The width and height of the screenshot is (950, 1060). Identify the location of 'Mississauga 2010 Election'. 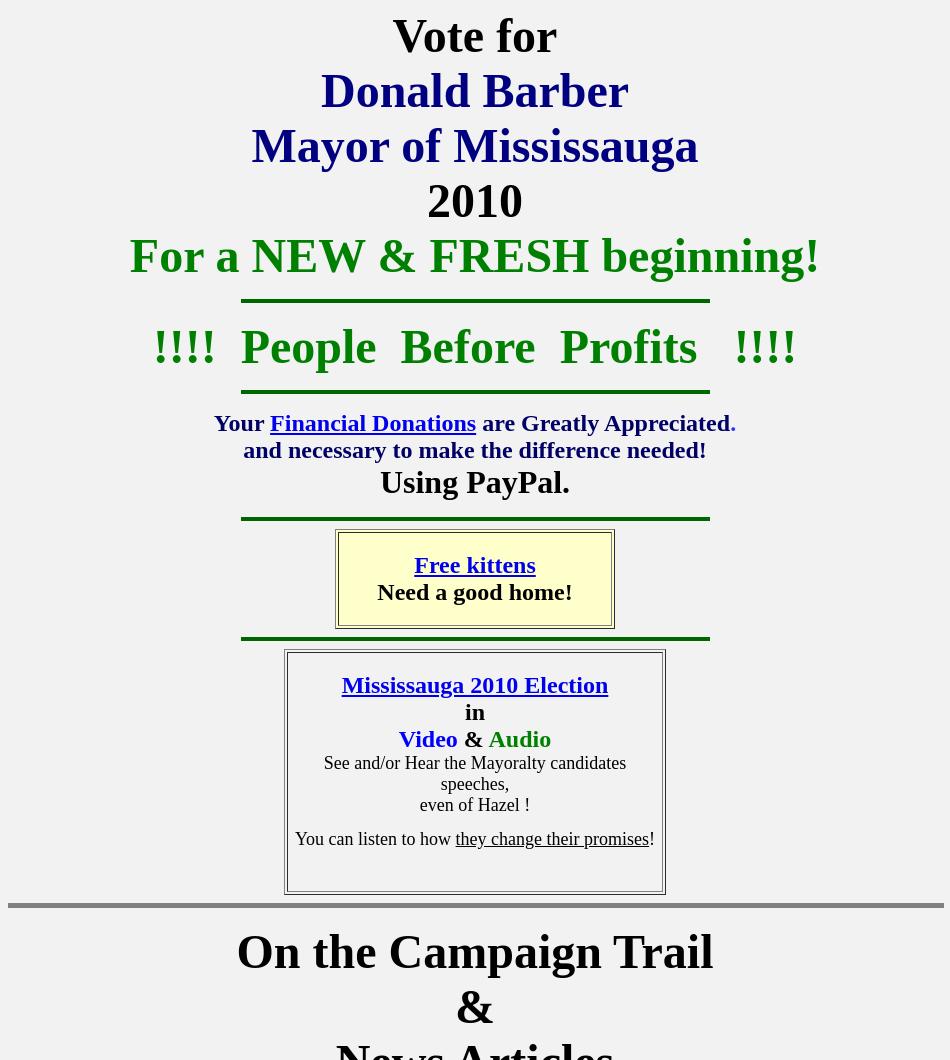
(473, 683).